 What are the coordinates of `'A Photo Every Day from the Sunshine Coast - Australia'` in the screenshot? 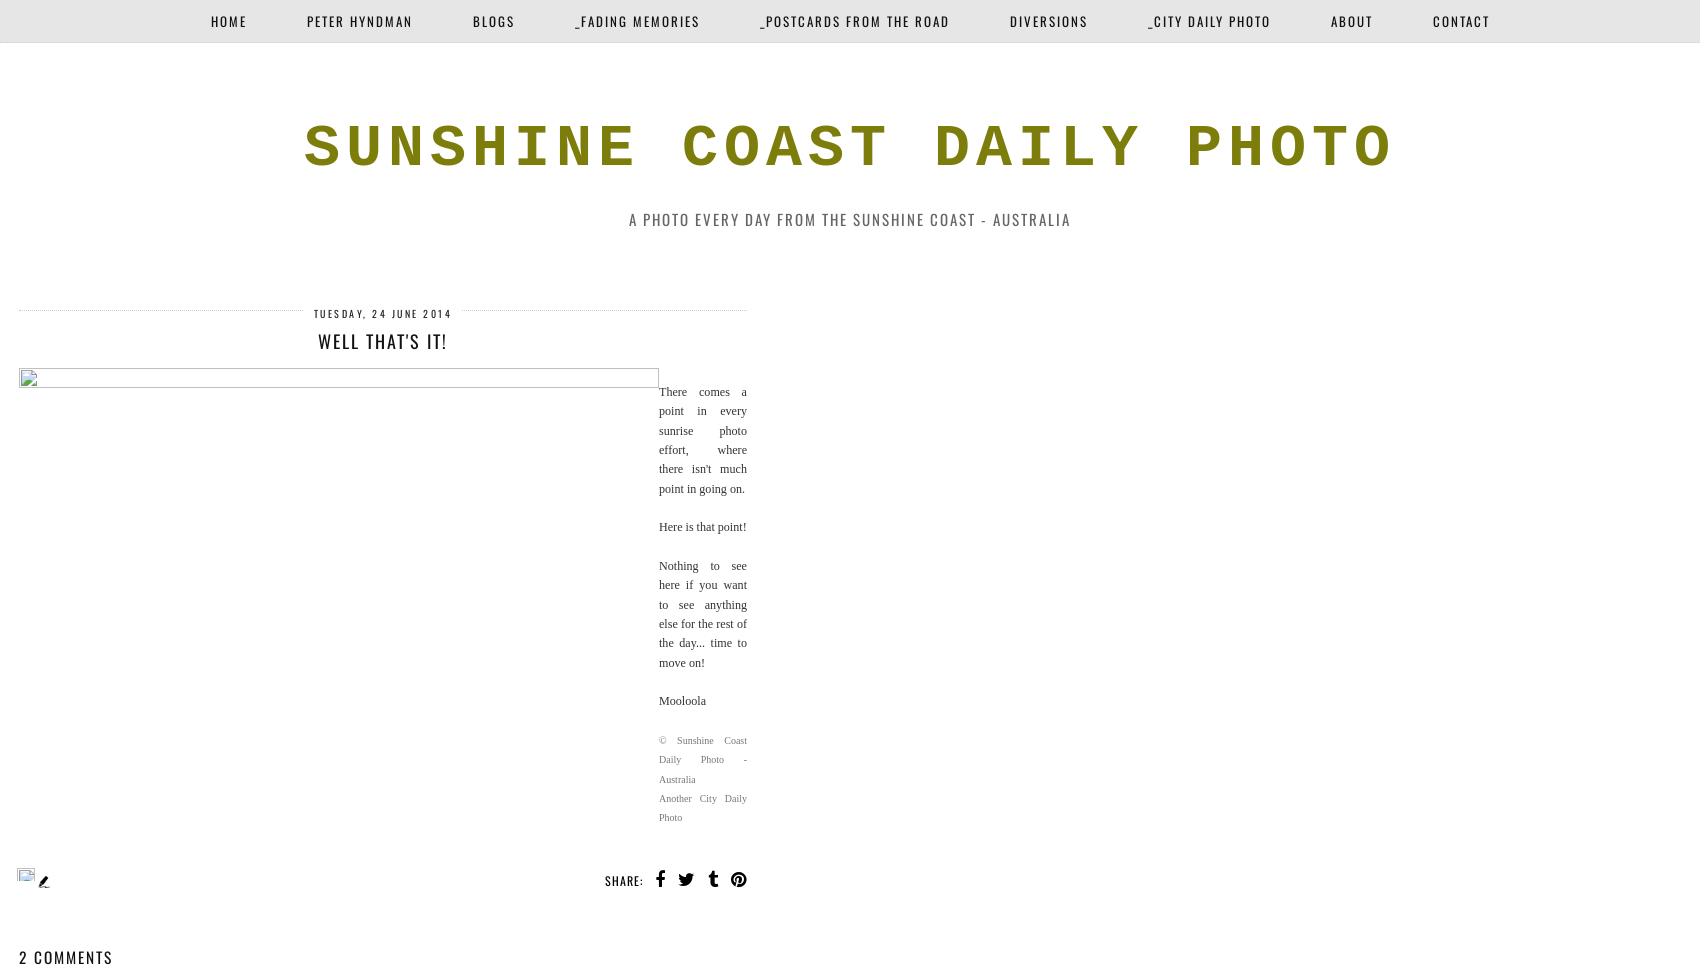 It's located at (629, 217).